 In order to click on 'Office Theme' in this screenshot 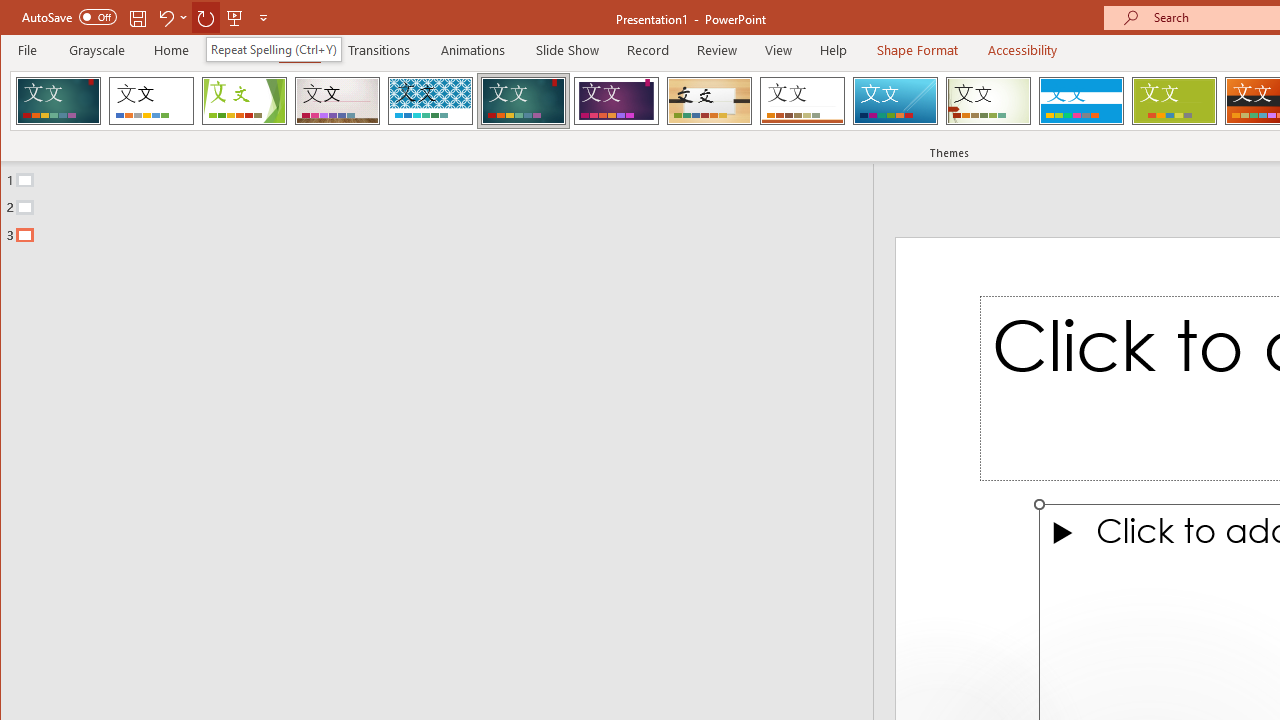, I will do `click(150, 100)`.